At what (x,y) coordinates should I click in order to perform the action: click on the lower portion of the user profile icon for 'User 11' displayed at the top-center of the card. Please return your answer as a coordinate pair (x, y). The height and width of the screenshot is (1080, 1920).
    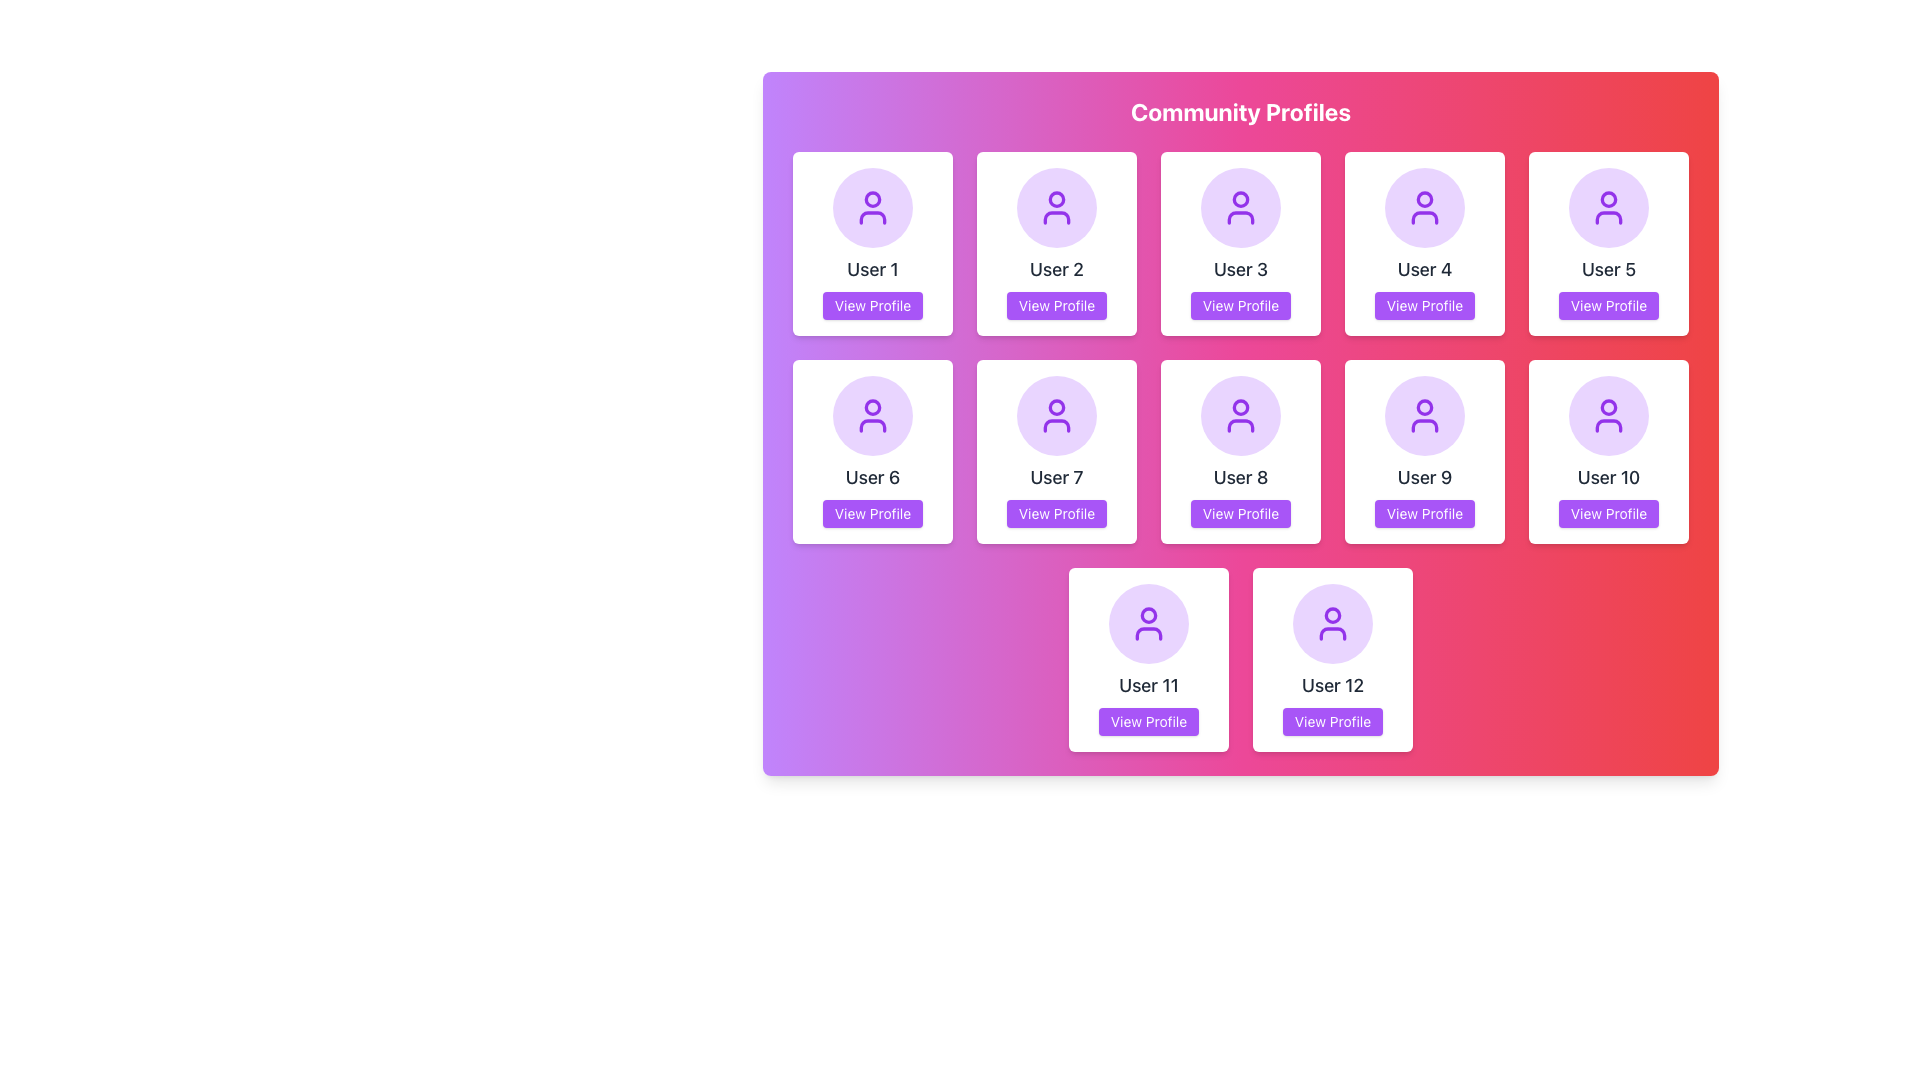
    Looking at the image, I should click on (1148, 633).